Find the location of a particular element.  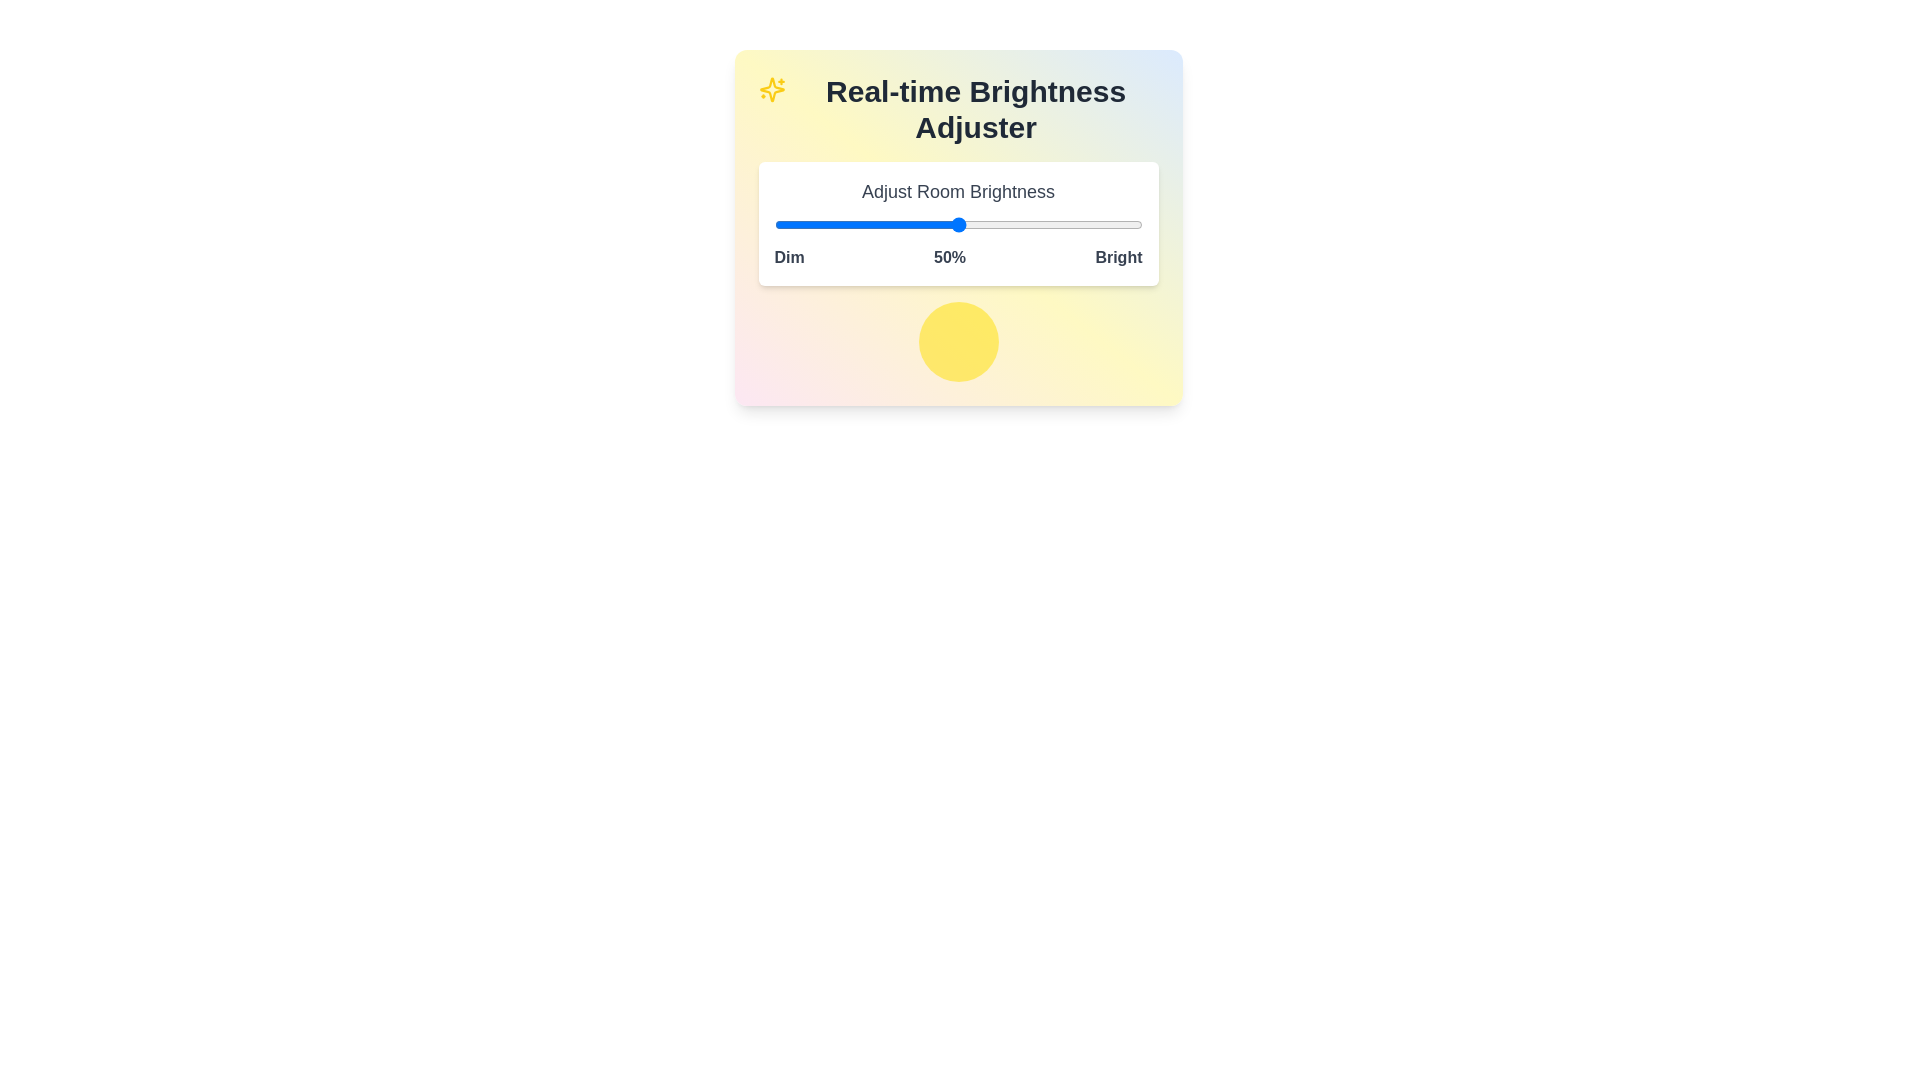

the brightness slider to 98% is located at coordinates (1135, 224).